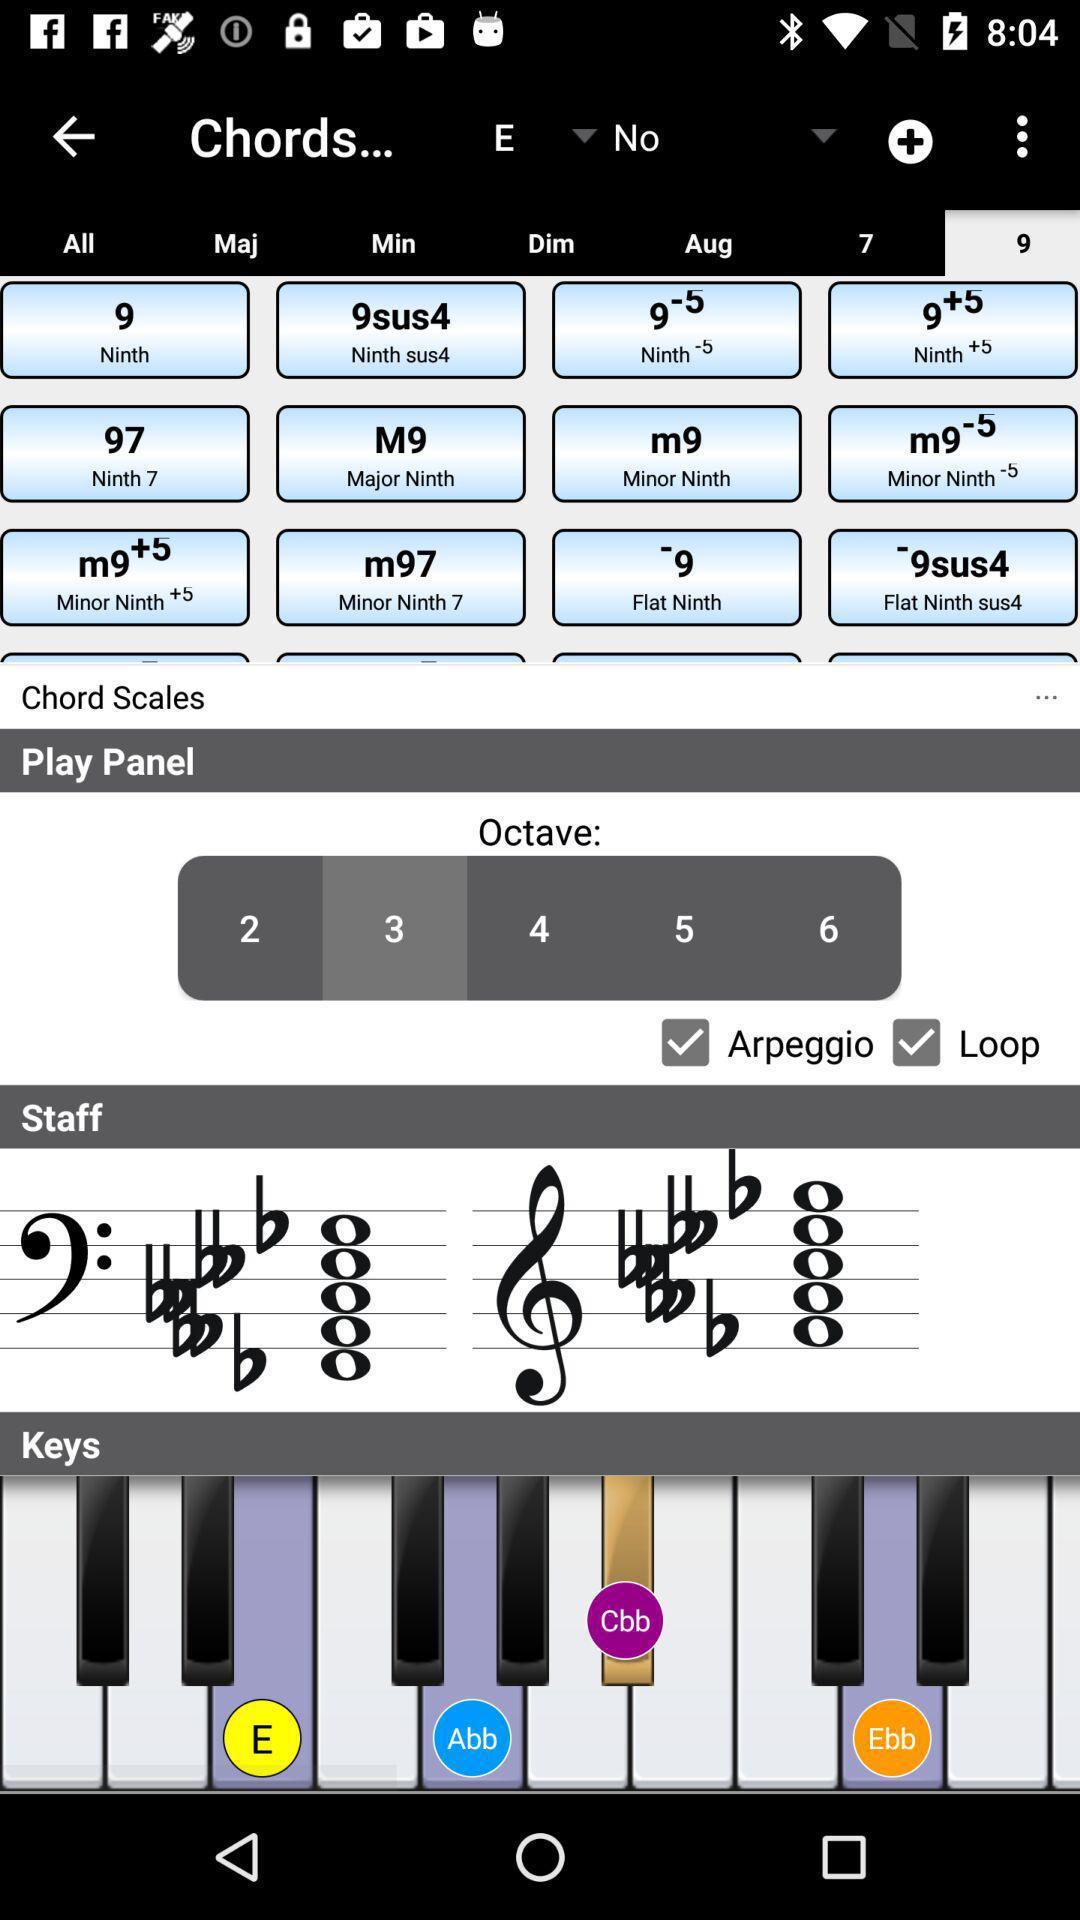 This screenshot has height=1920, width=1080. I want to click on note, so click(837, 1579).